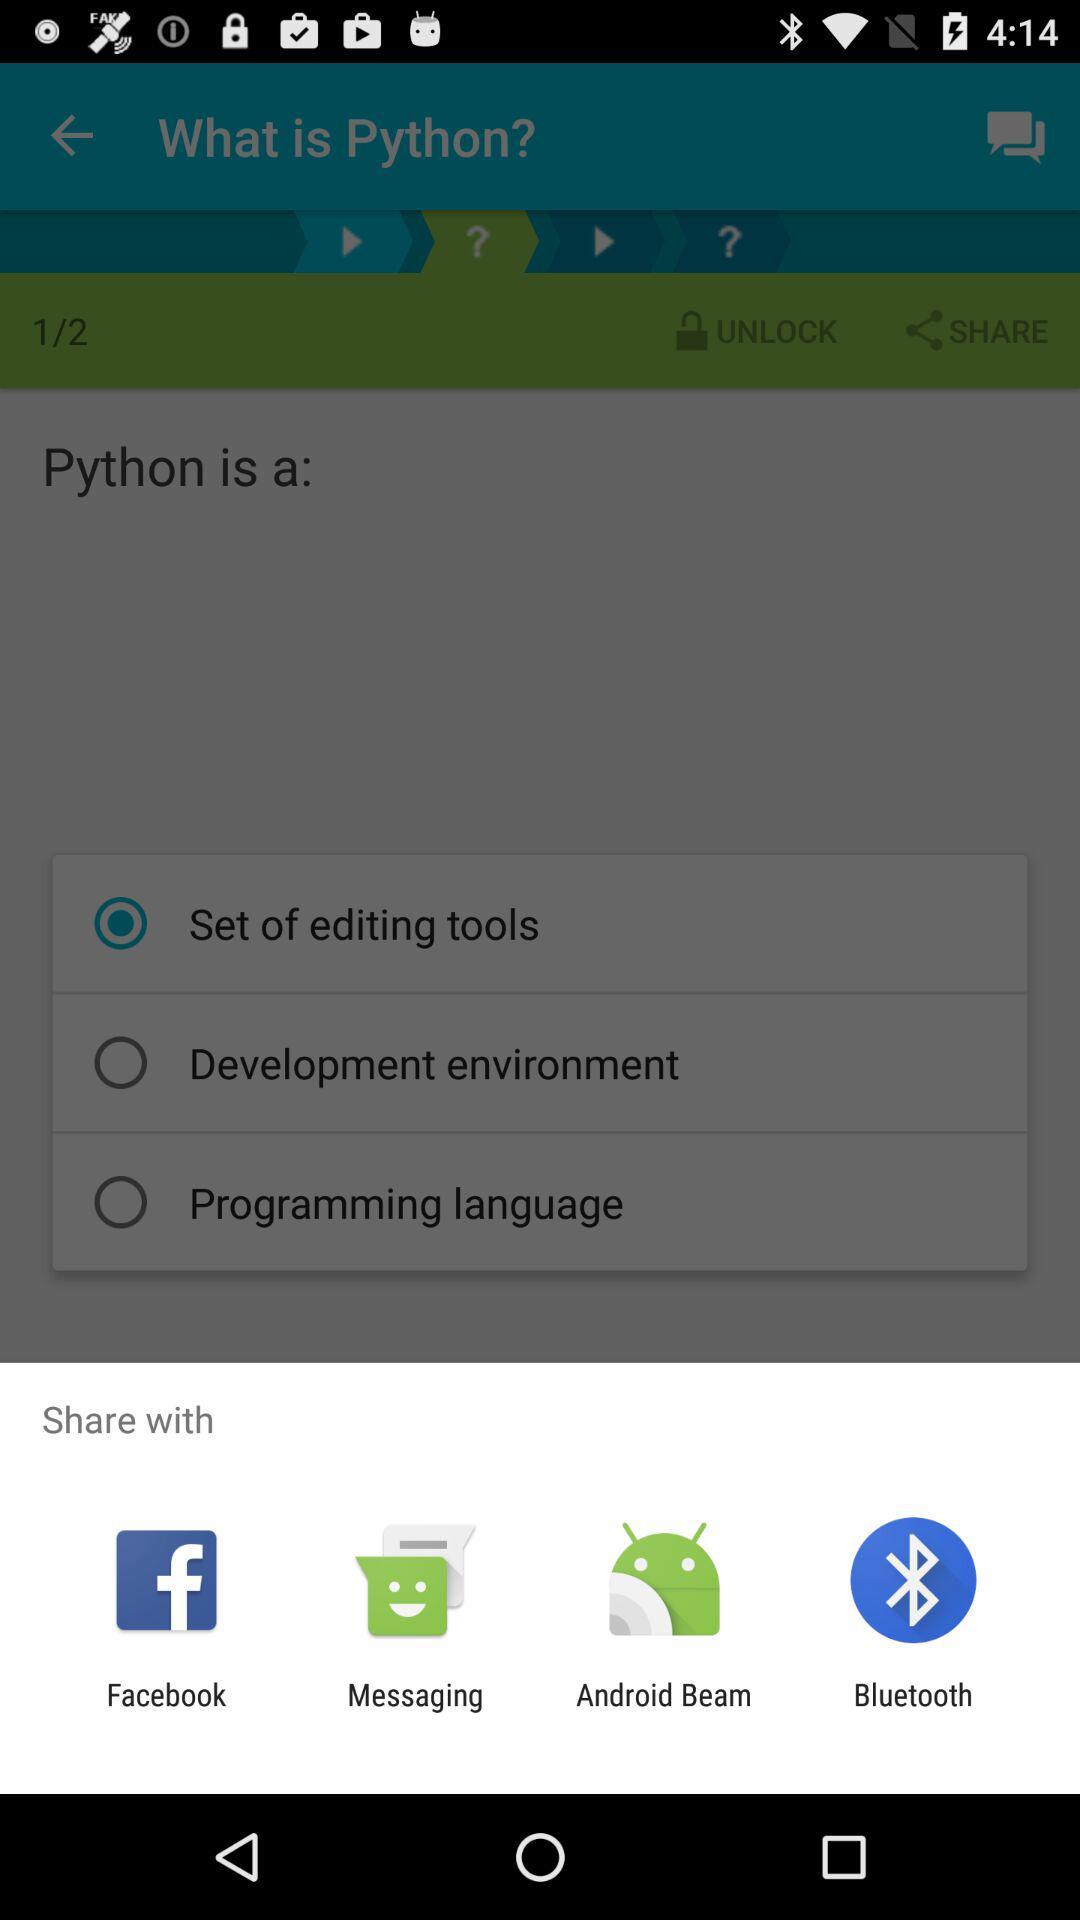  I want to click on messaging icon, so click(414, 1711).